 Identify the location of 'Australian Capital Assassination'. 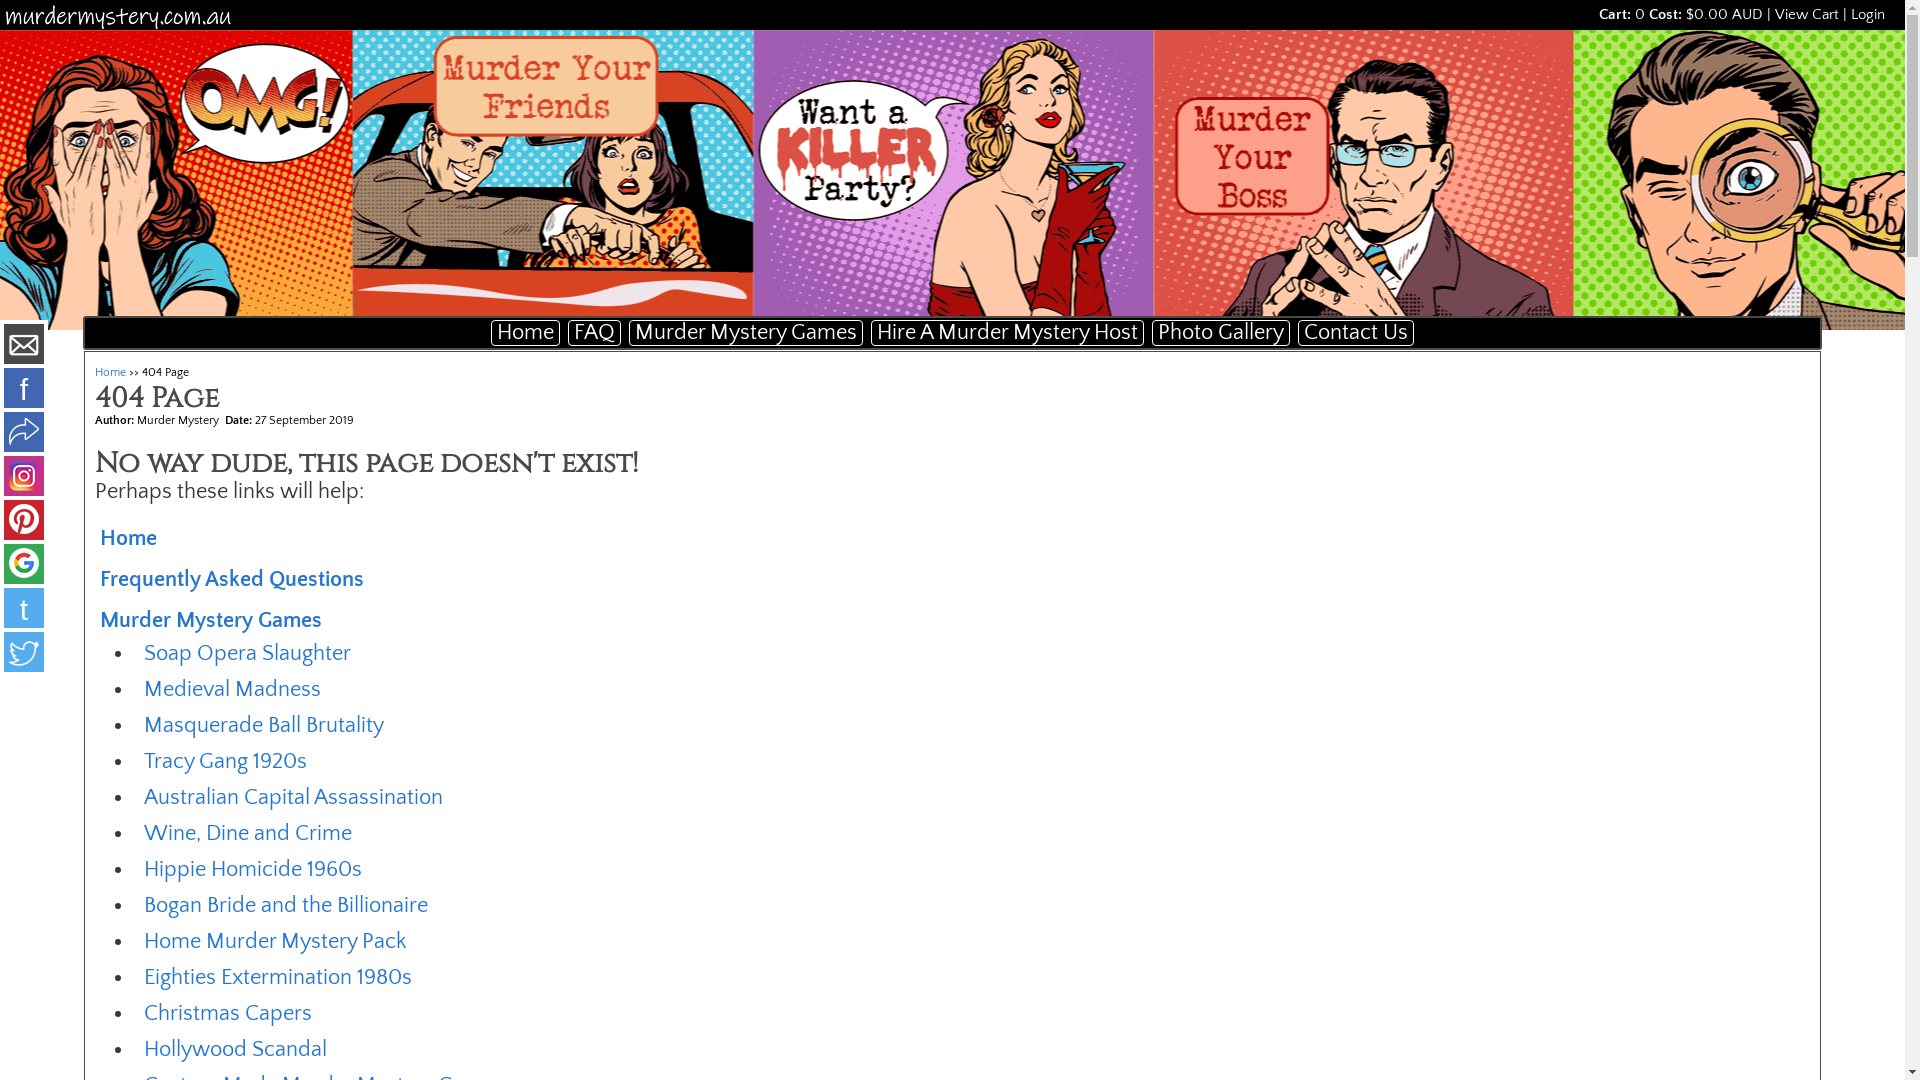
(292, 796).